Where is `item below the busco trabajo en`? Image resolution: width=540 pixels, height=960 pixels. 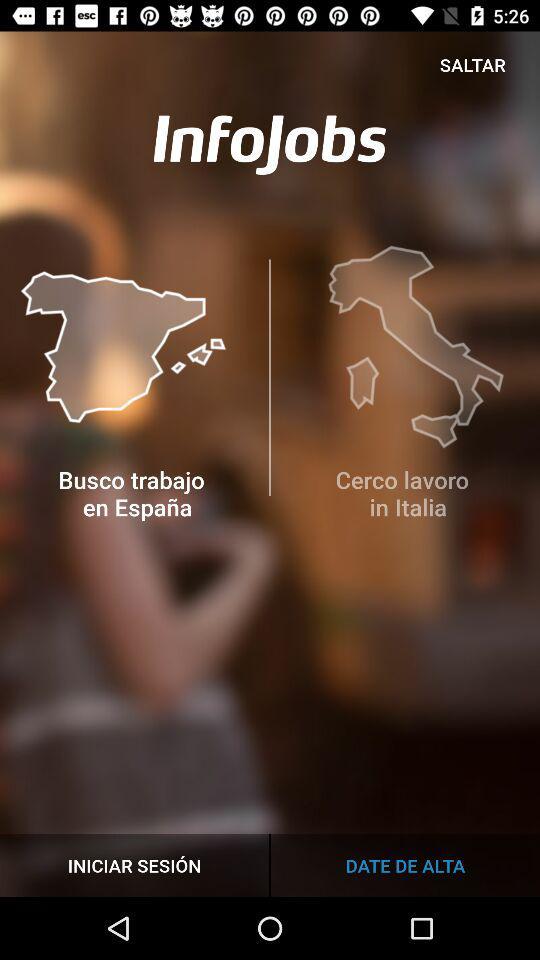 item below the busco trabajo en is located at coordinates (134, 864).